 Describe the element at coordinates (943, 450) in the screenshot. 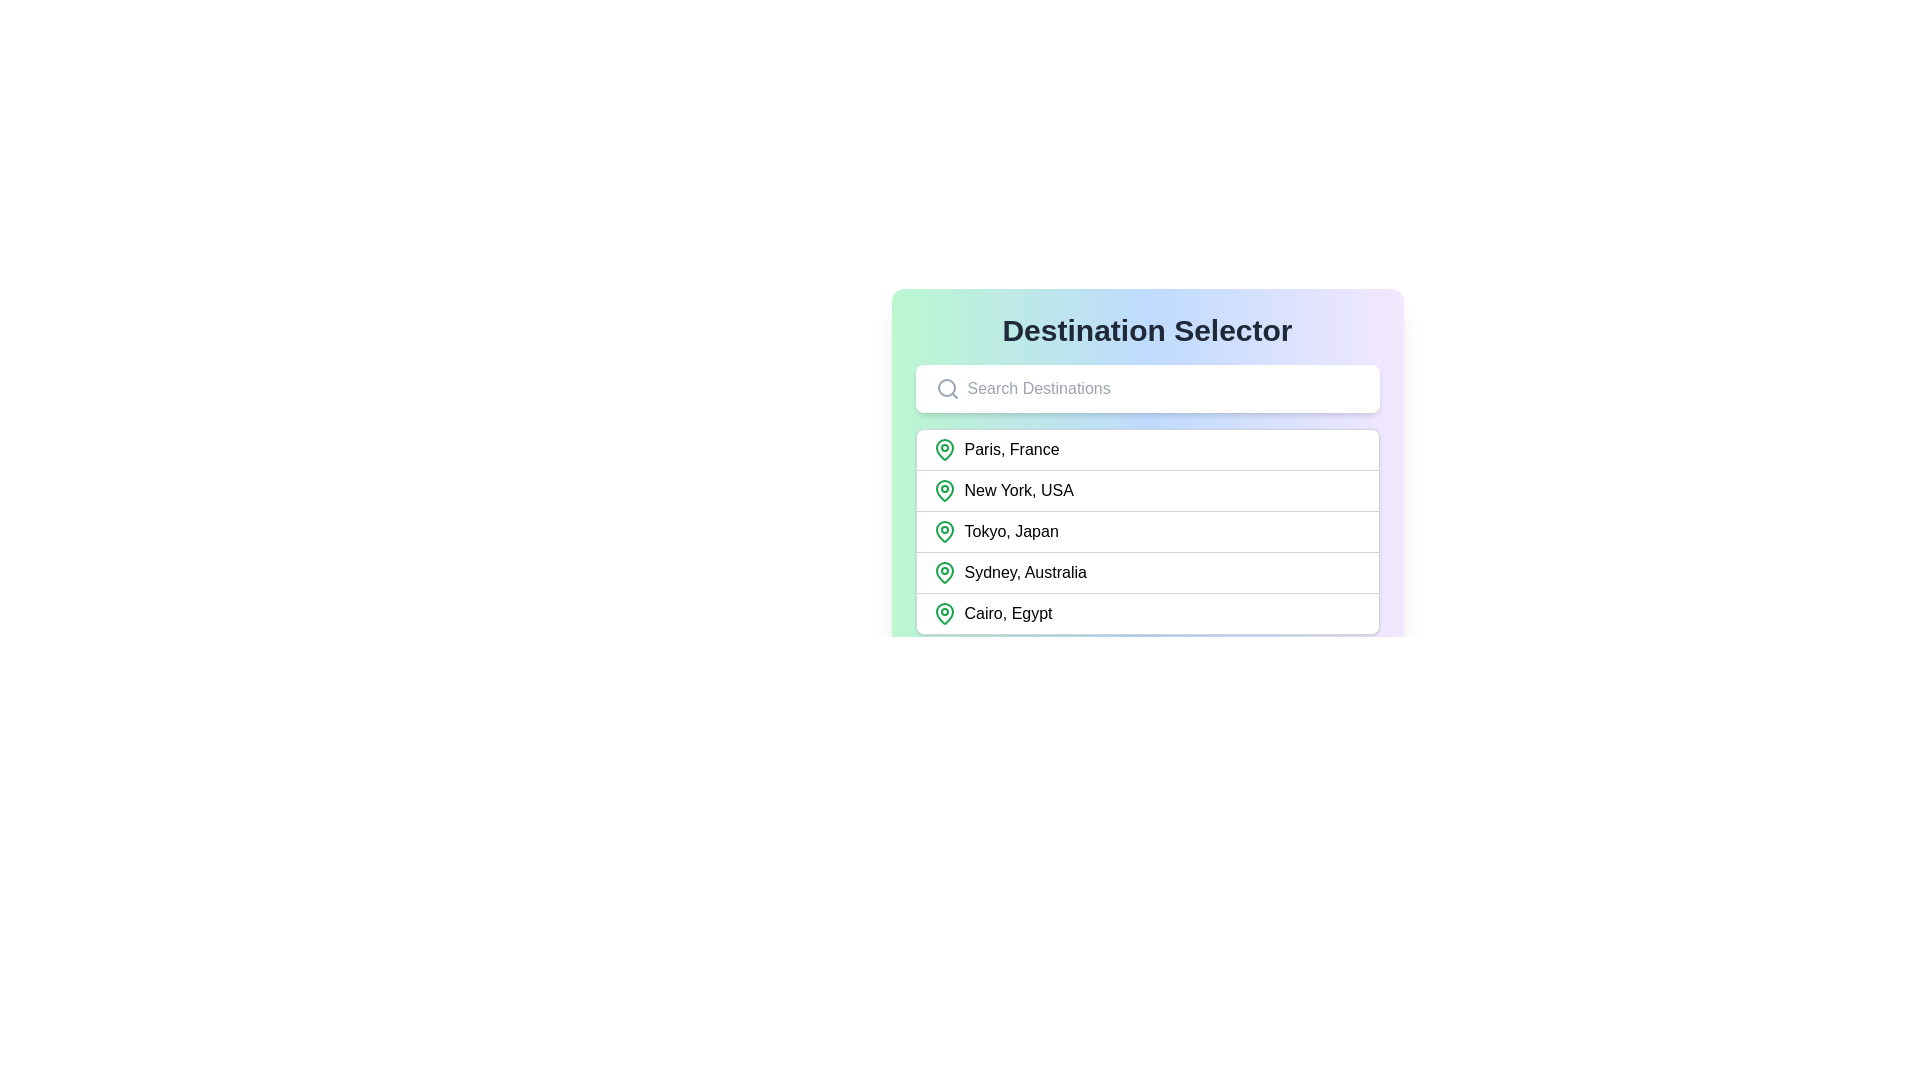

I see `the map pin icon representing the destination 'Paris, France', which is located in the first row of the destination list, to the immediate left of the associated text` at that location.